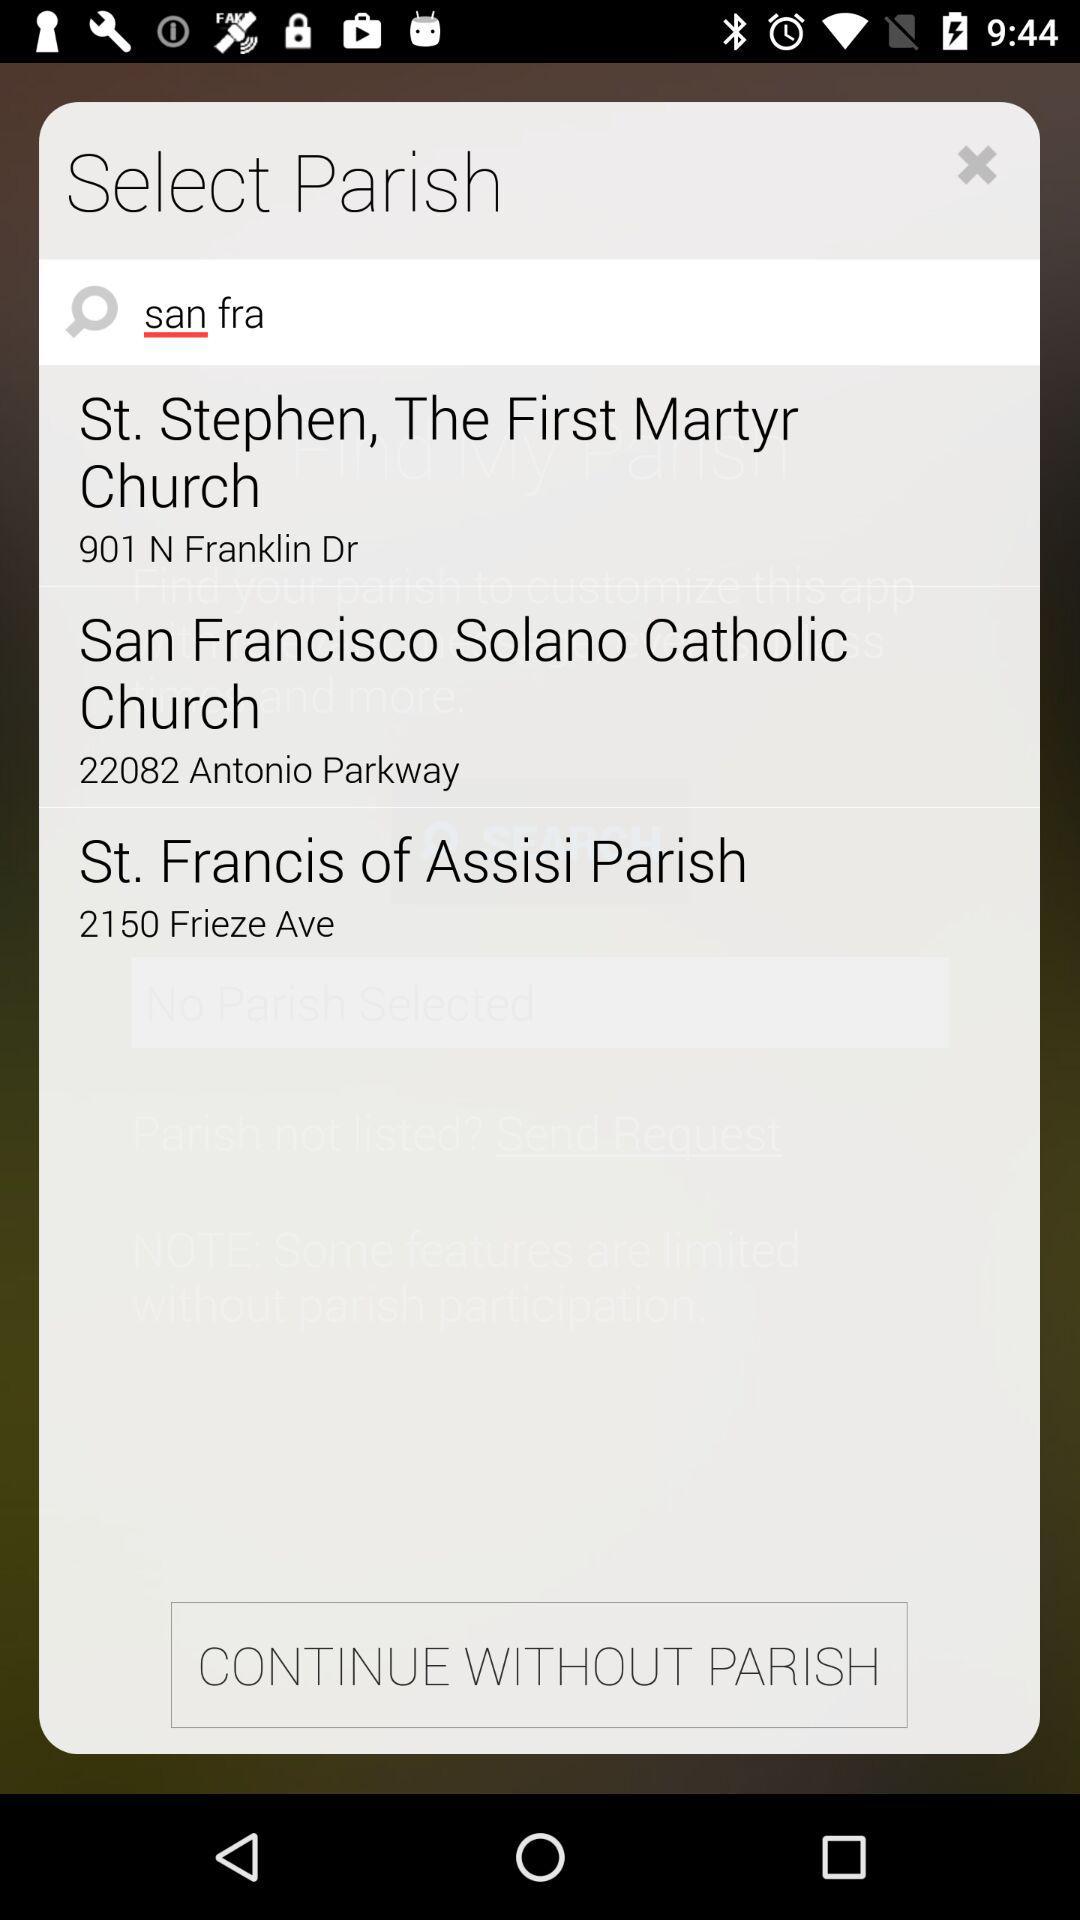  Describe the element at coordinates (483, 767) in the screenshot. I see `the item above st francis of icon` at that location.